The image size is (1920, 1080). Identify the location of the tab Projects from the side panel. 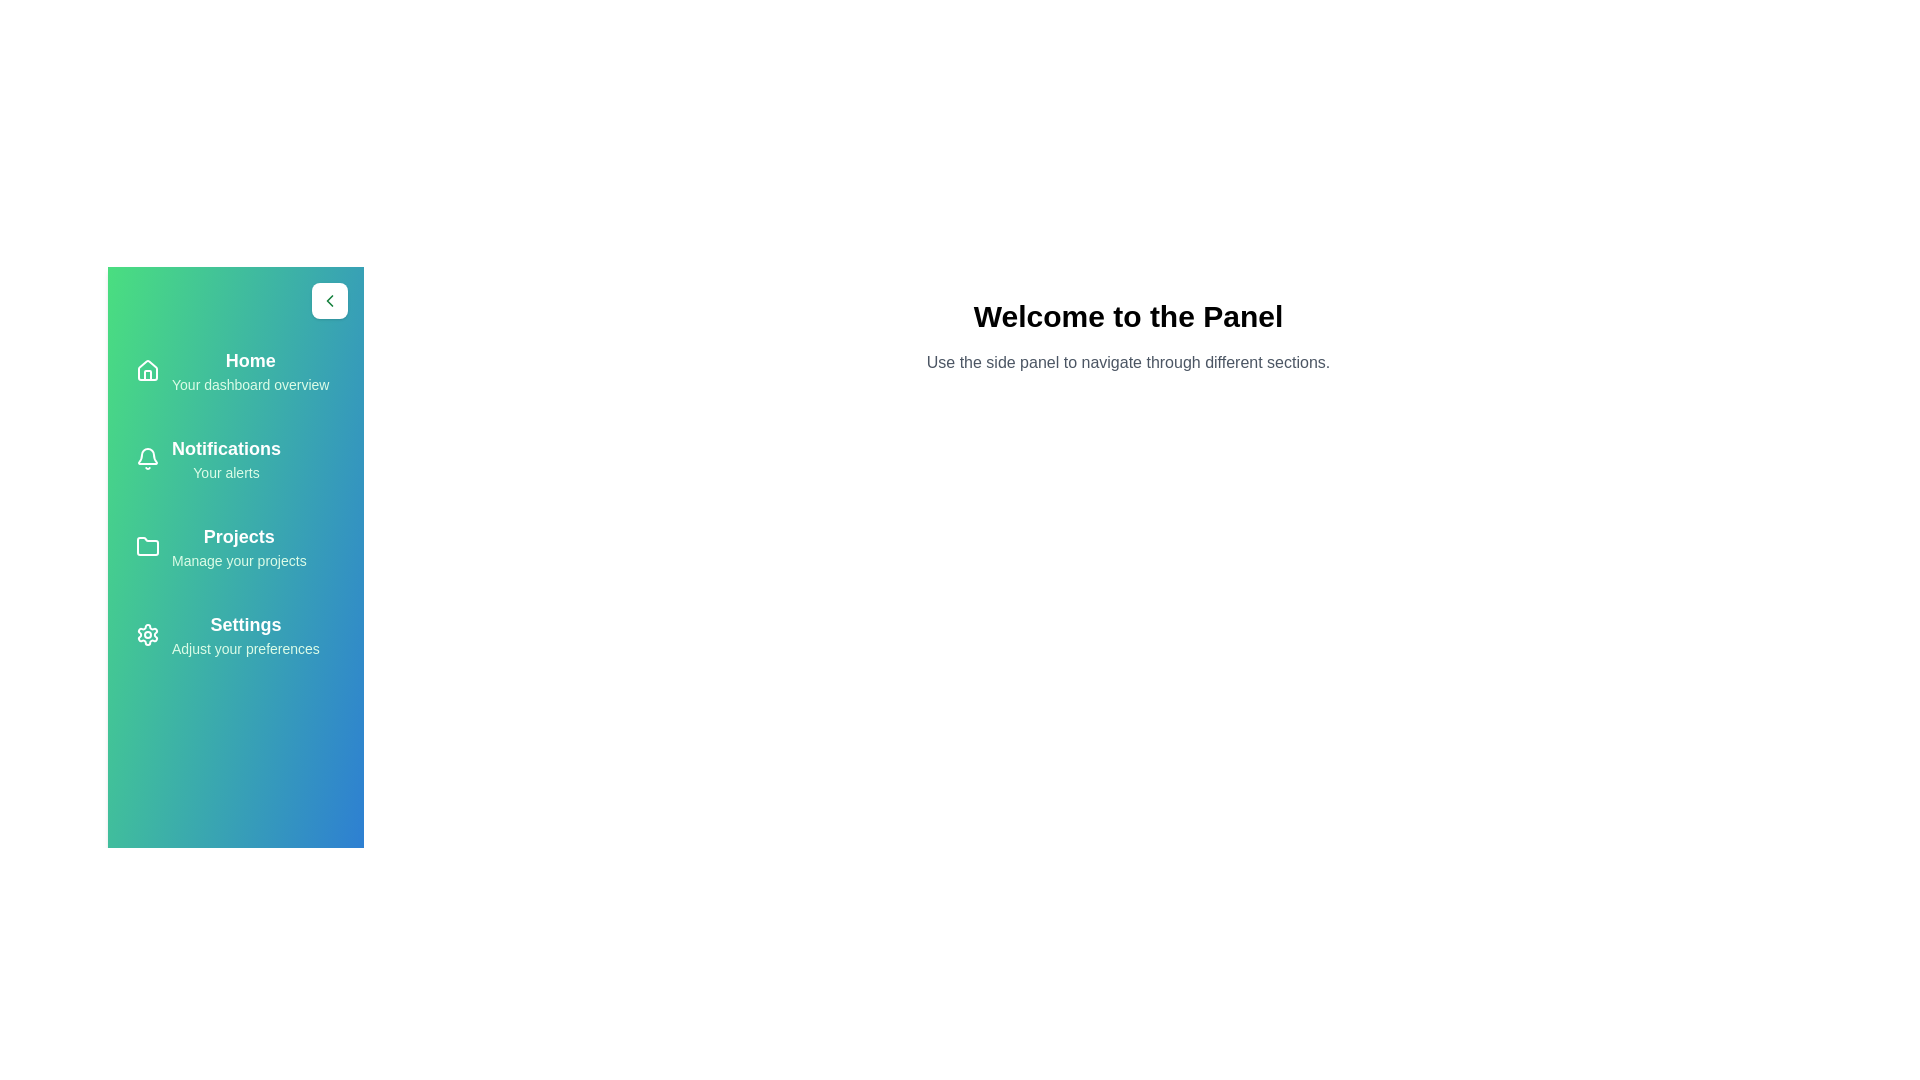
(235, 547).